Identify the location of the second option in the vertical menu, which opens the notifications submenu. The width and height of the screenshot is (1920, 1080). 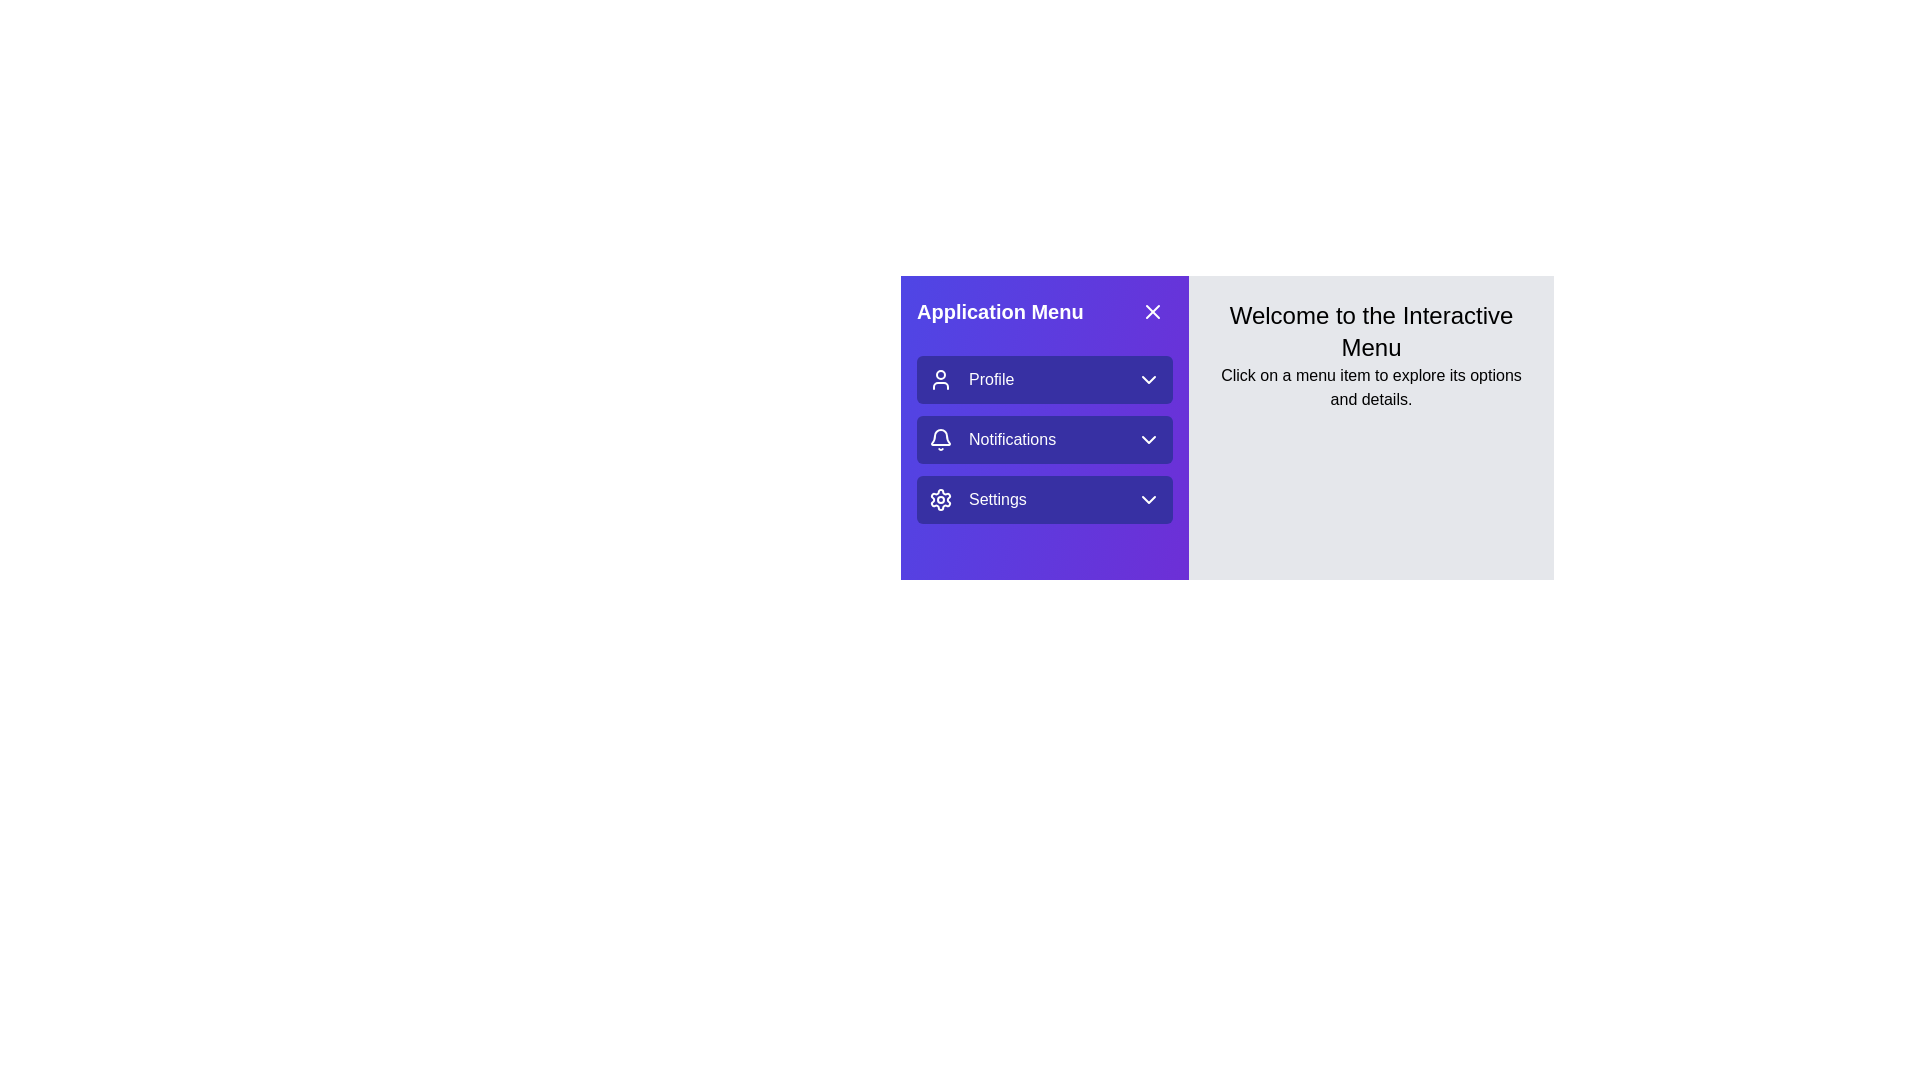
(1044, 438).